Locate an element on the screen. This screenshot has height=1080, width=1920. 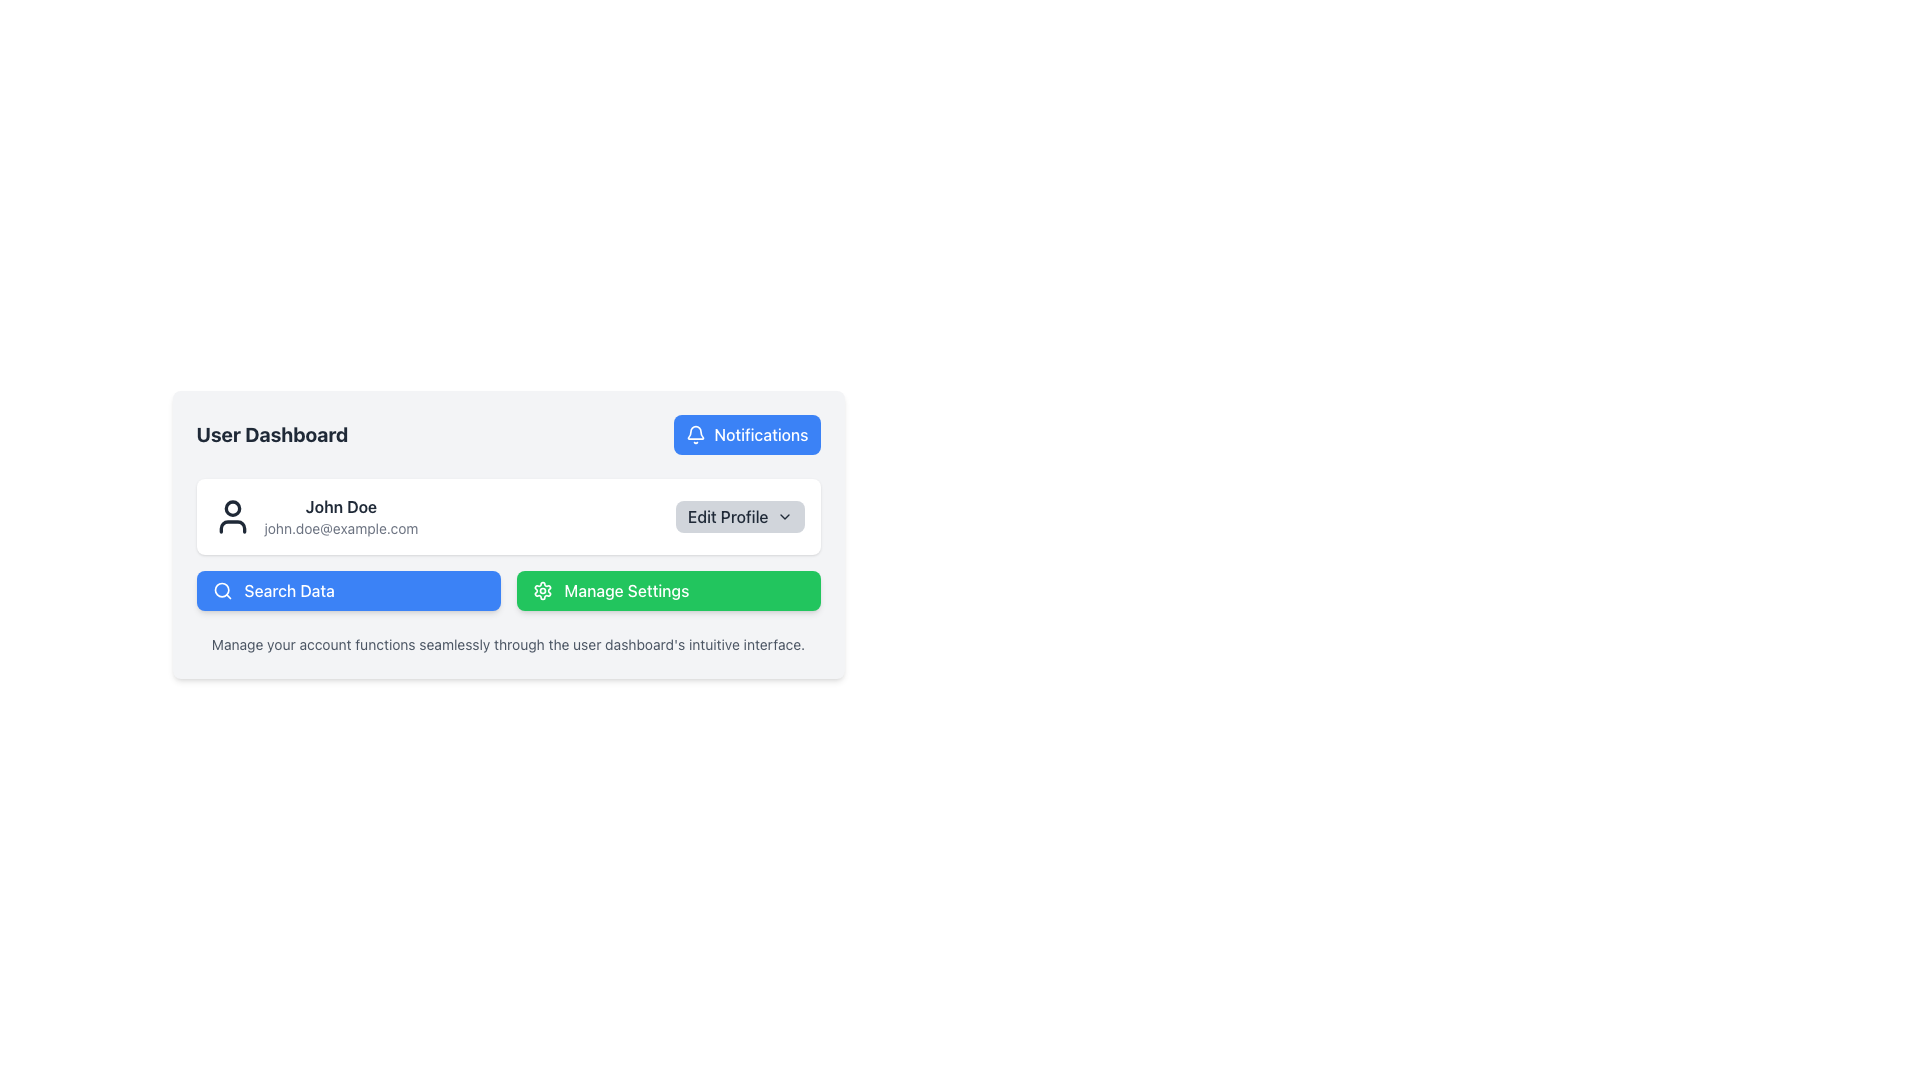
the informational static text element located below the 'Search Data' and 'Manage Settings' buttons in the user dashboard is located at coordinates (508, 644).